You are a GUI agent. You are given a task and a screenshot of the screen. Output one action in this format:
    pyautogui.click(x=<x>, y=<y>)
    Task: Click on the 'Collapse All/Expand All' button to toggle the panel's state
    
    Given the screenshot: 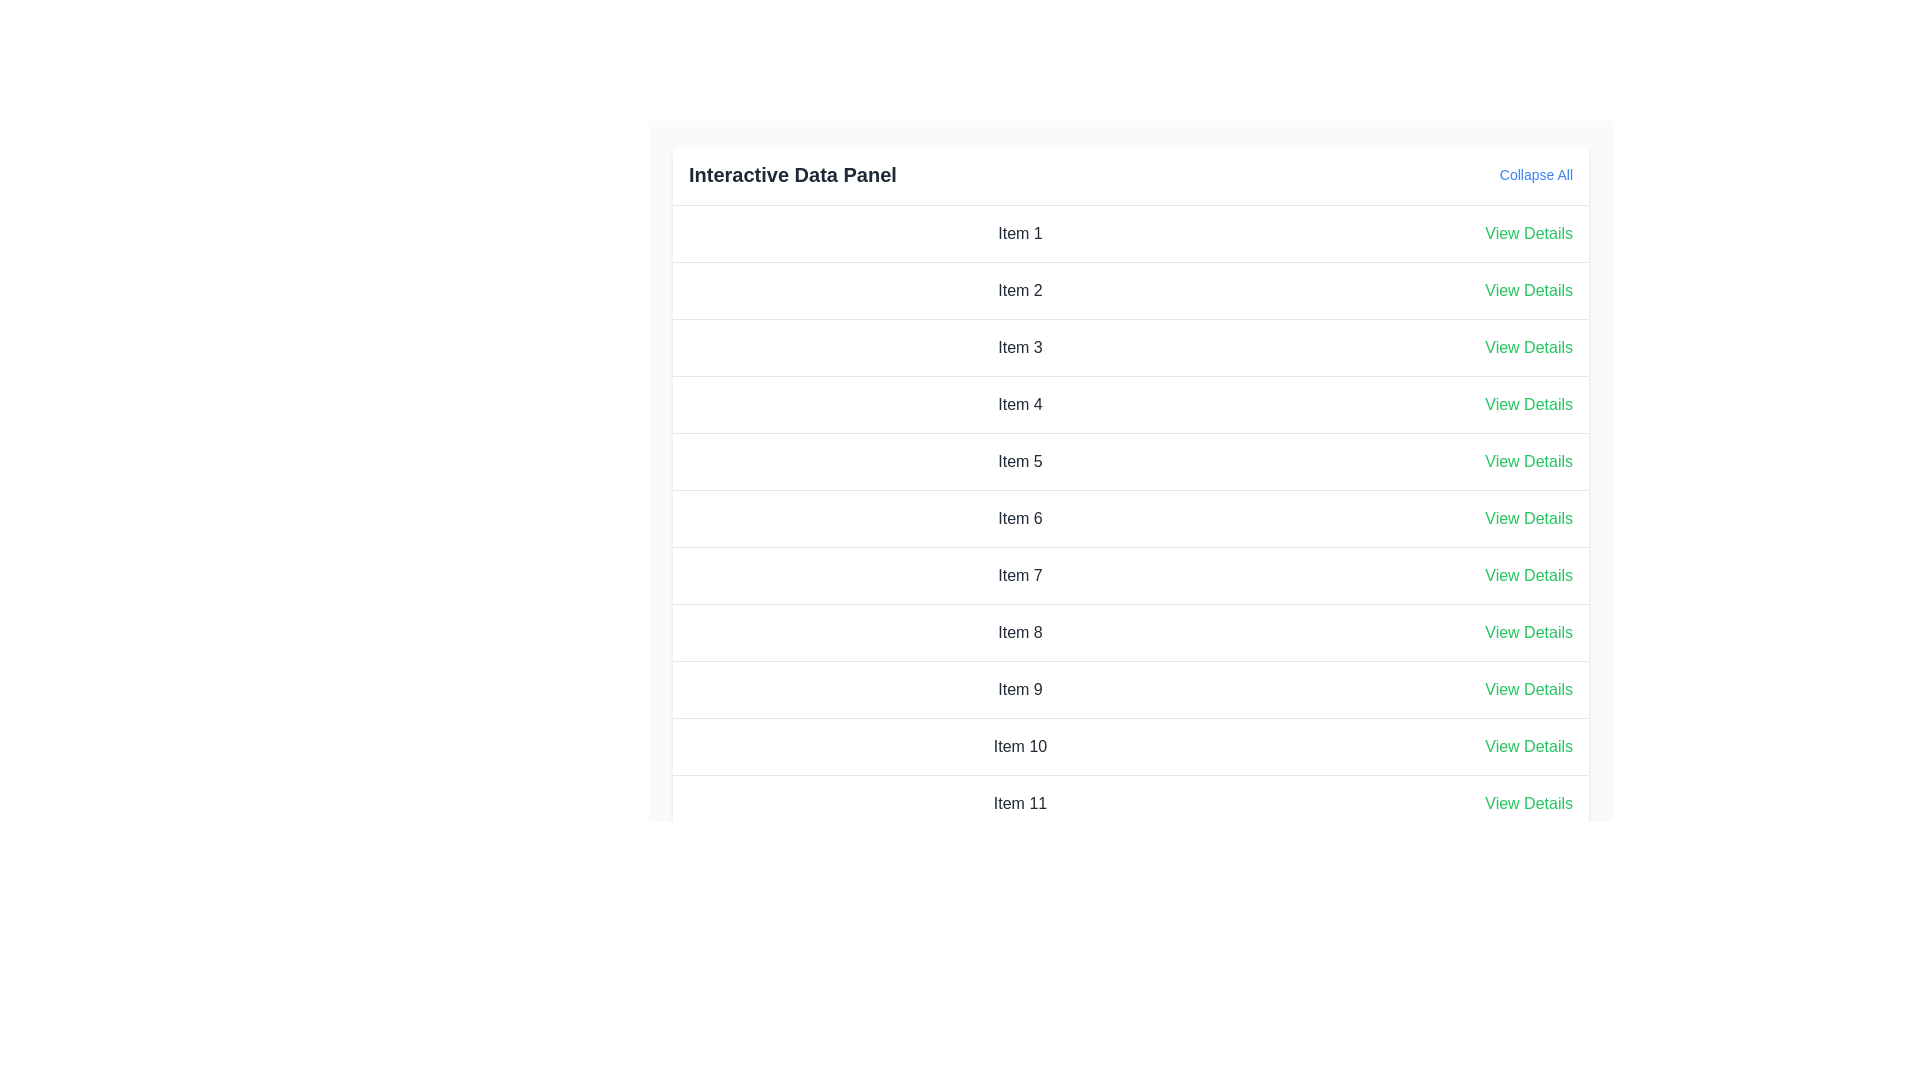 What is the action you would take?
    pyautogui.click(x=1535, y=173)
    